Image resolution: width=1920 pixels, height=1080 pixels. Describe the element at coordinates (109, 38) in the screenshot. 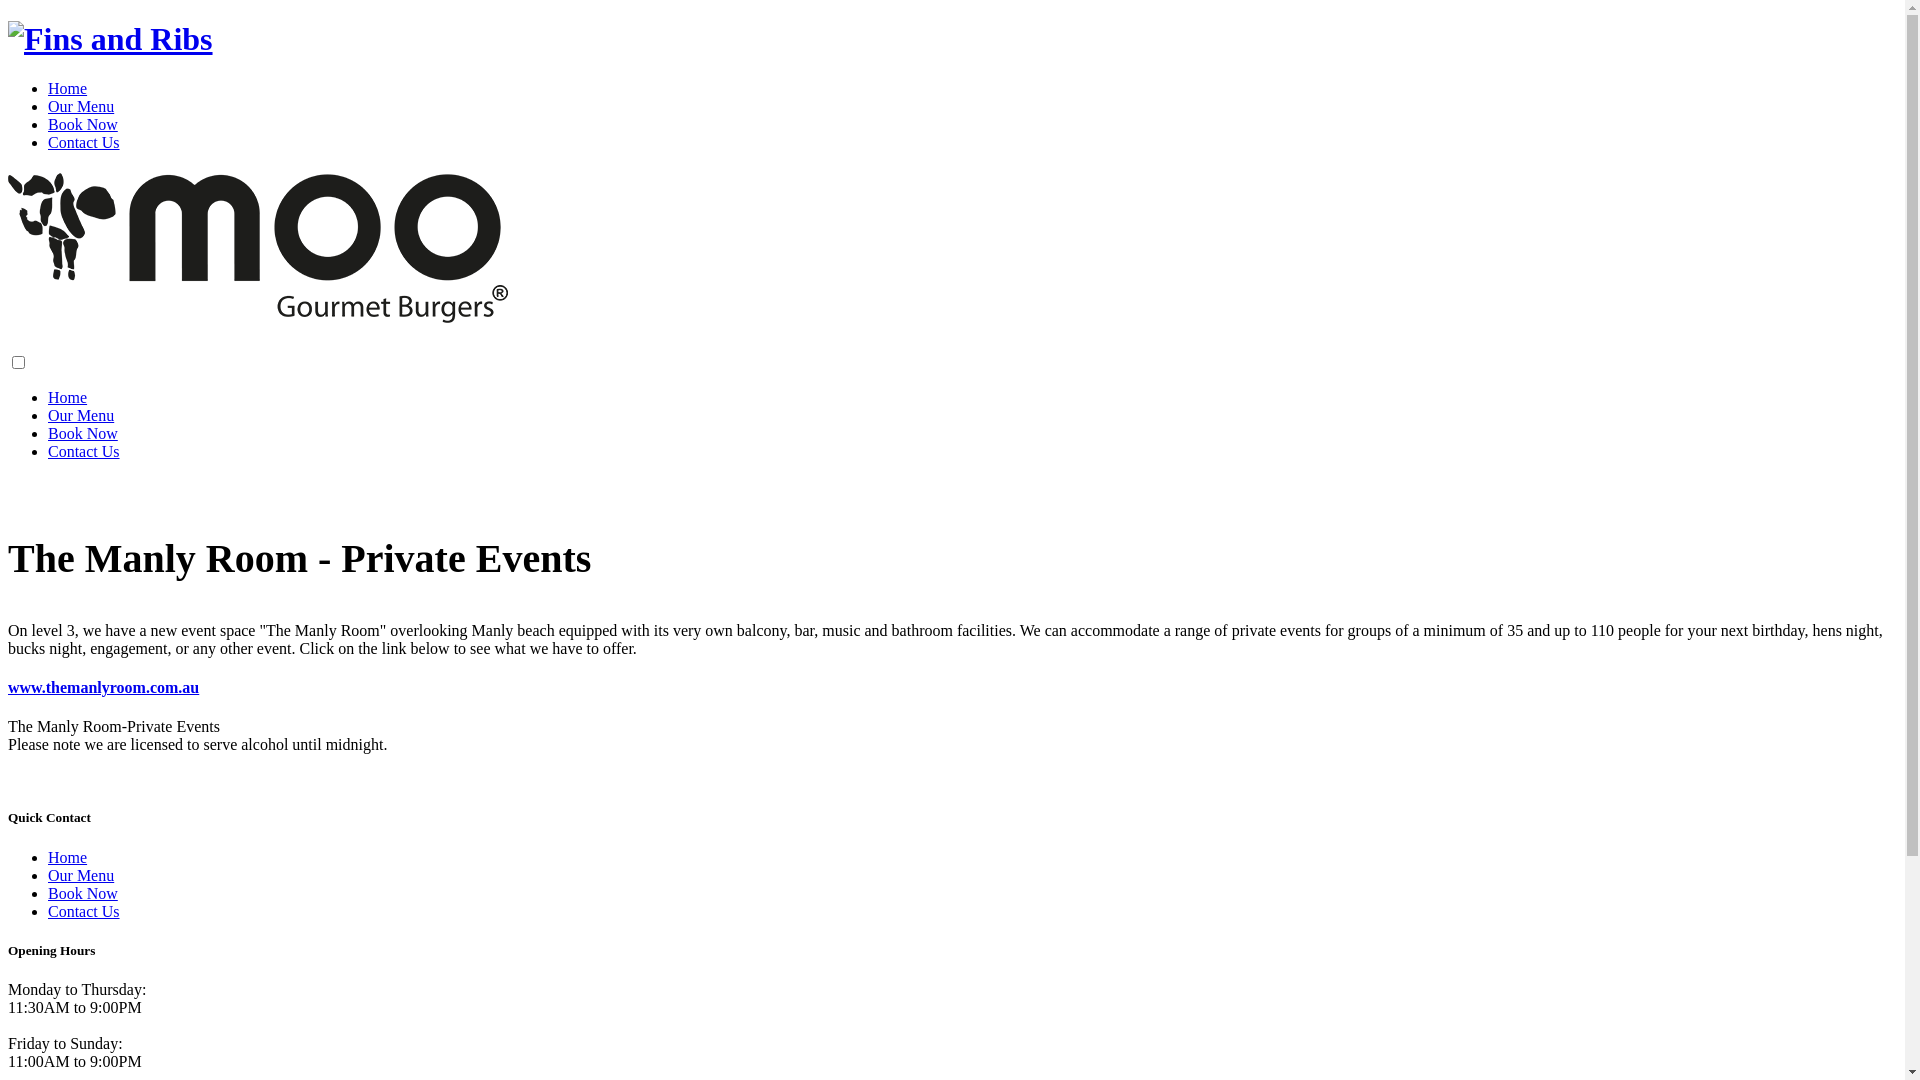

I see `'Moo Gourmet Burgers'` at that location.